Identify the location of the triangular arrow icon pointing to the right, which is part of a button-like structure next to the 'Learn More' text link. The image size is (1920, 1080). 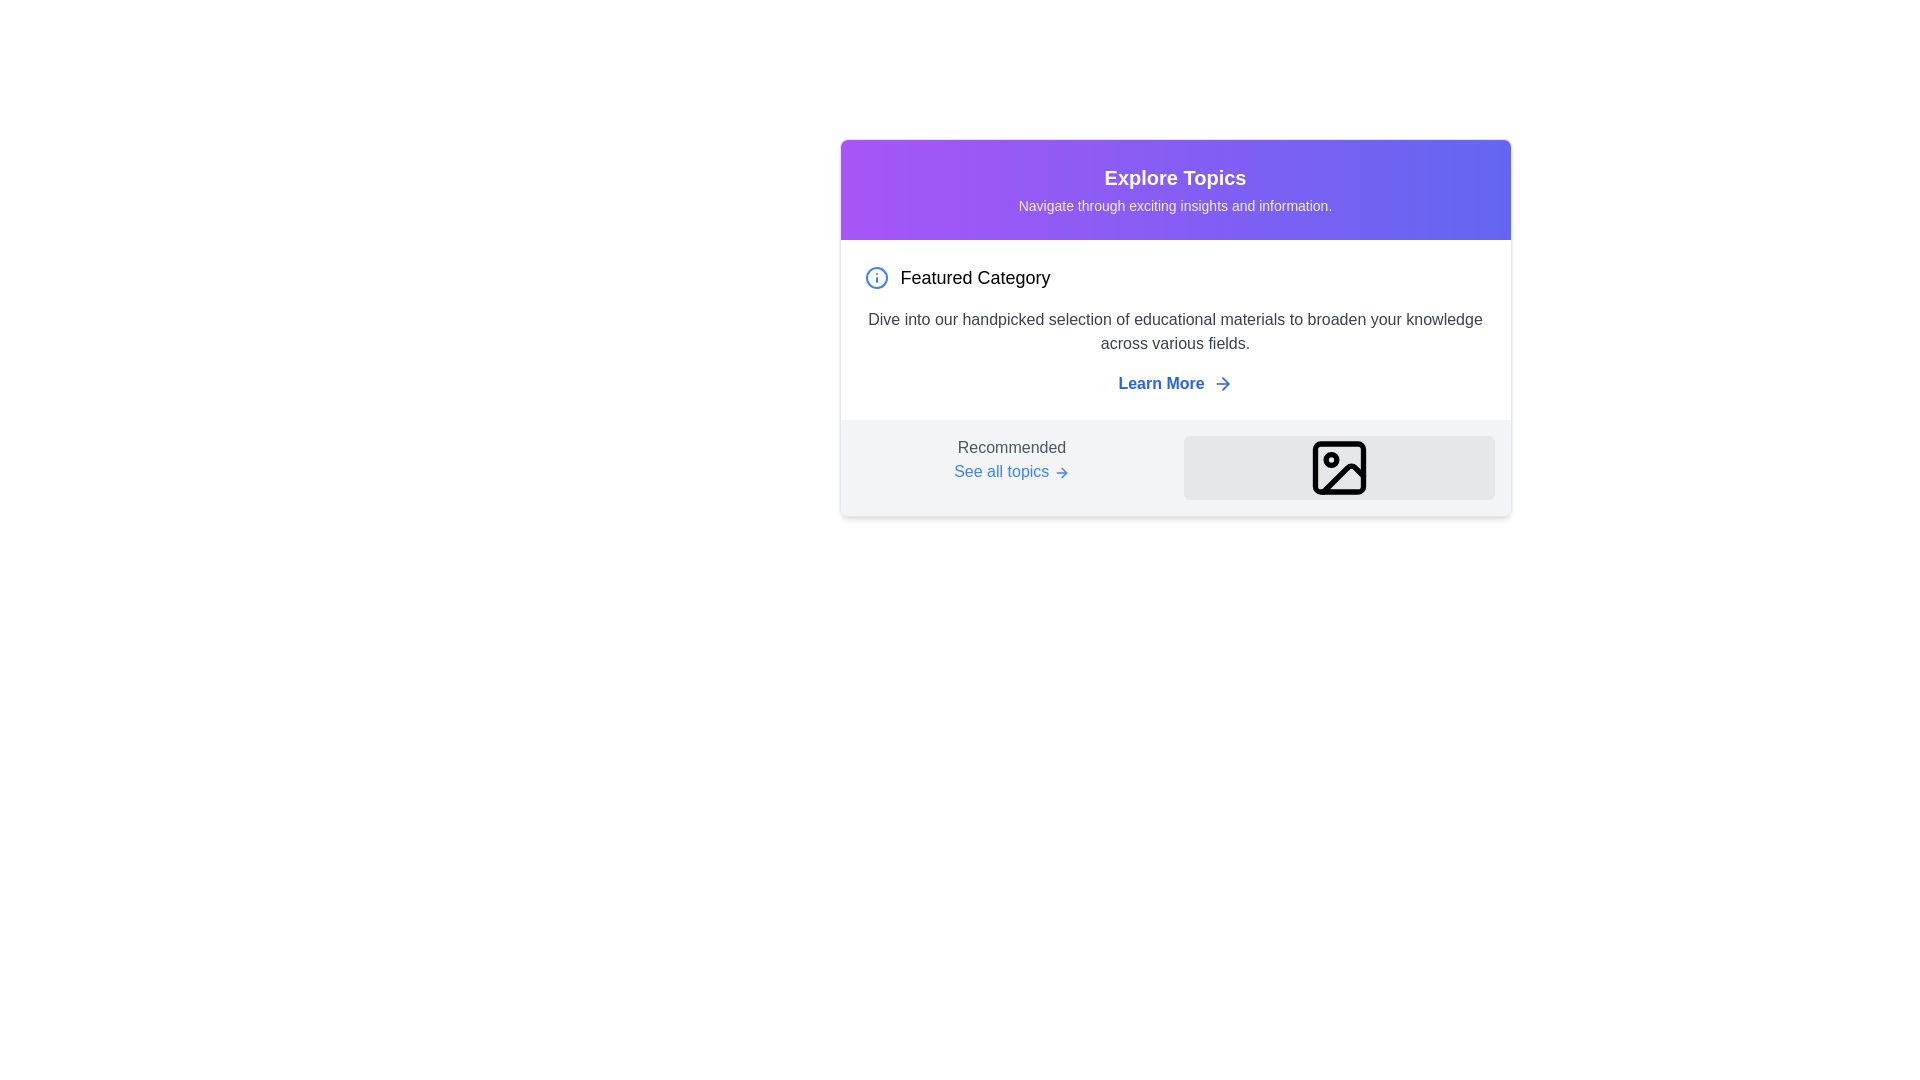
(1063, 472).